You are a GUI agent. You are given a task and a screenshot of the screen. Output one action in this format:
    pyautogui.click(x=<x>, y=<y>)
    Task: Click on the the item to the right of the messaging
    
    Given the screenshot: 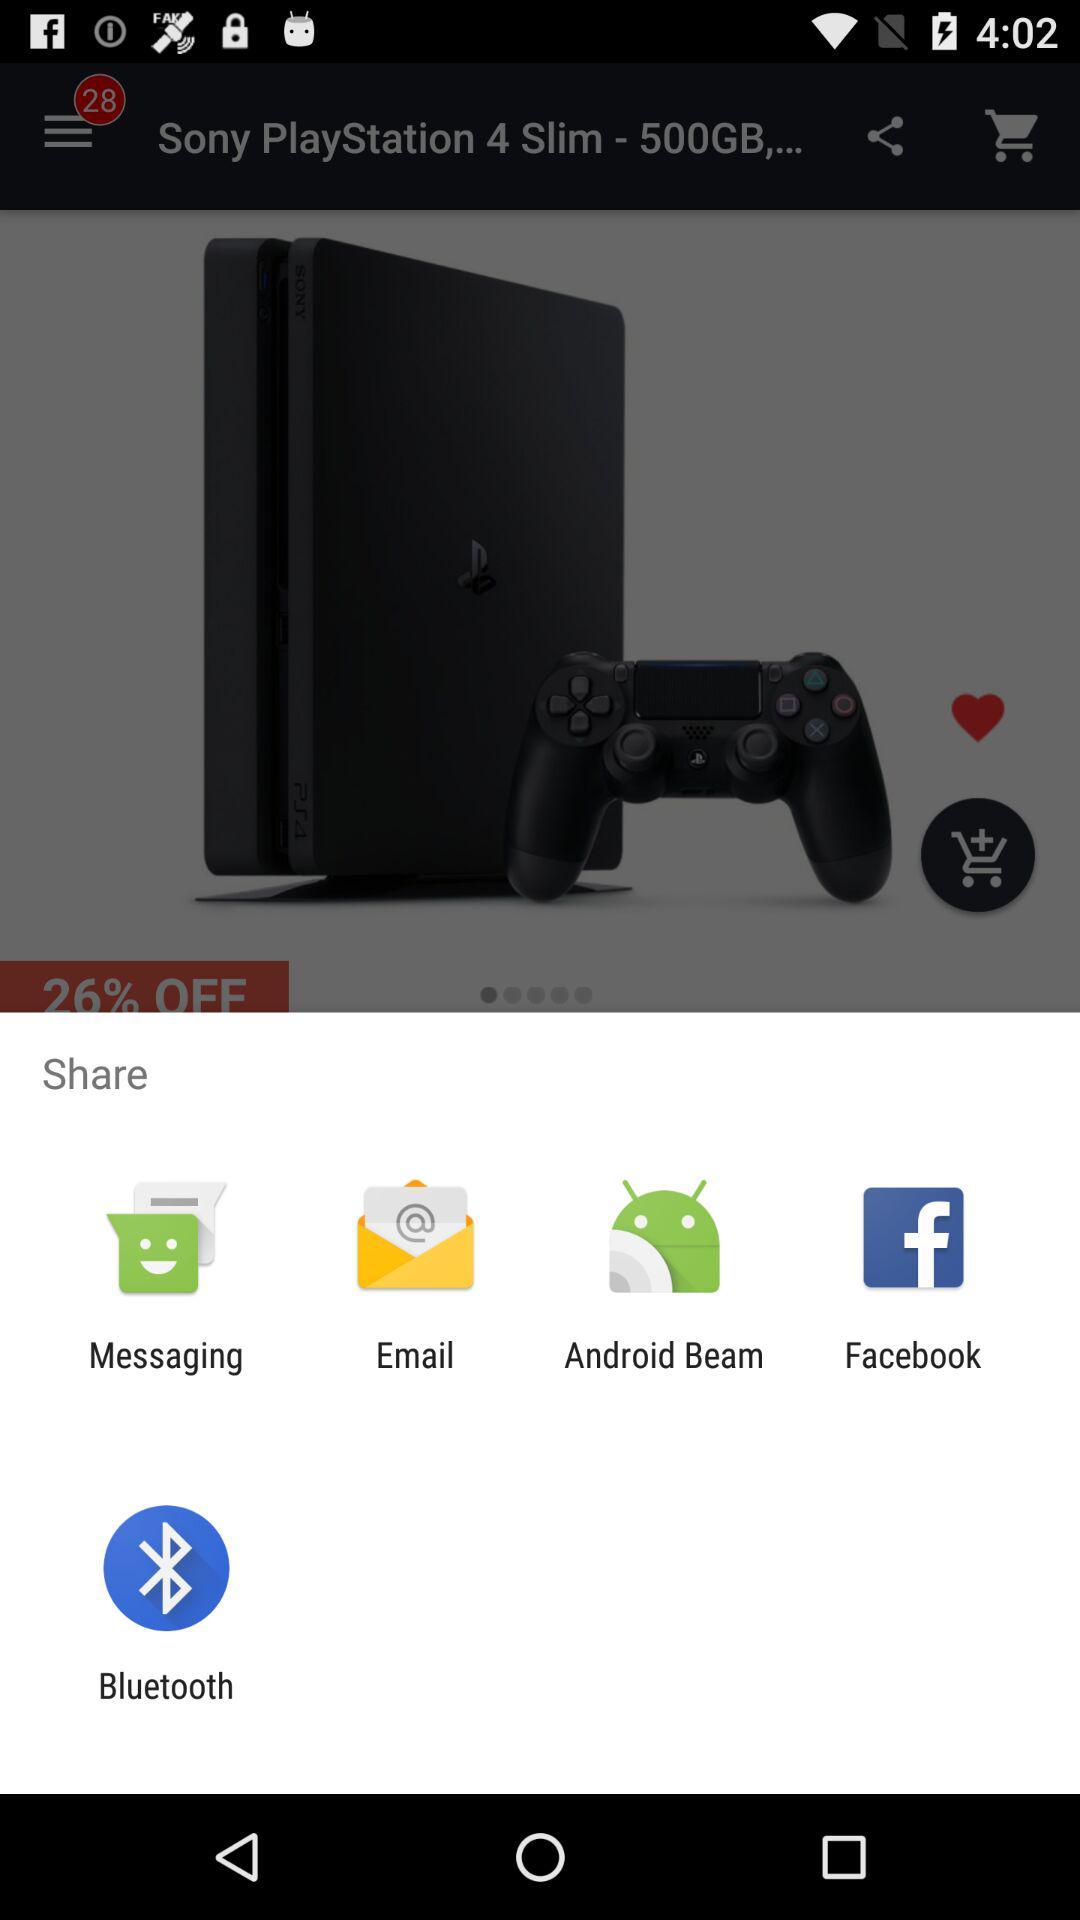 What is the action you would take?
    pyautogui.click(x=414, y=1374)
    